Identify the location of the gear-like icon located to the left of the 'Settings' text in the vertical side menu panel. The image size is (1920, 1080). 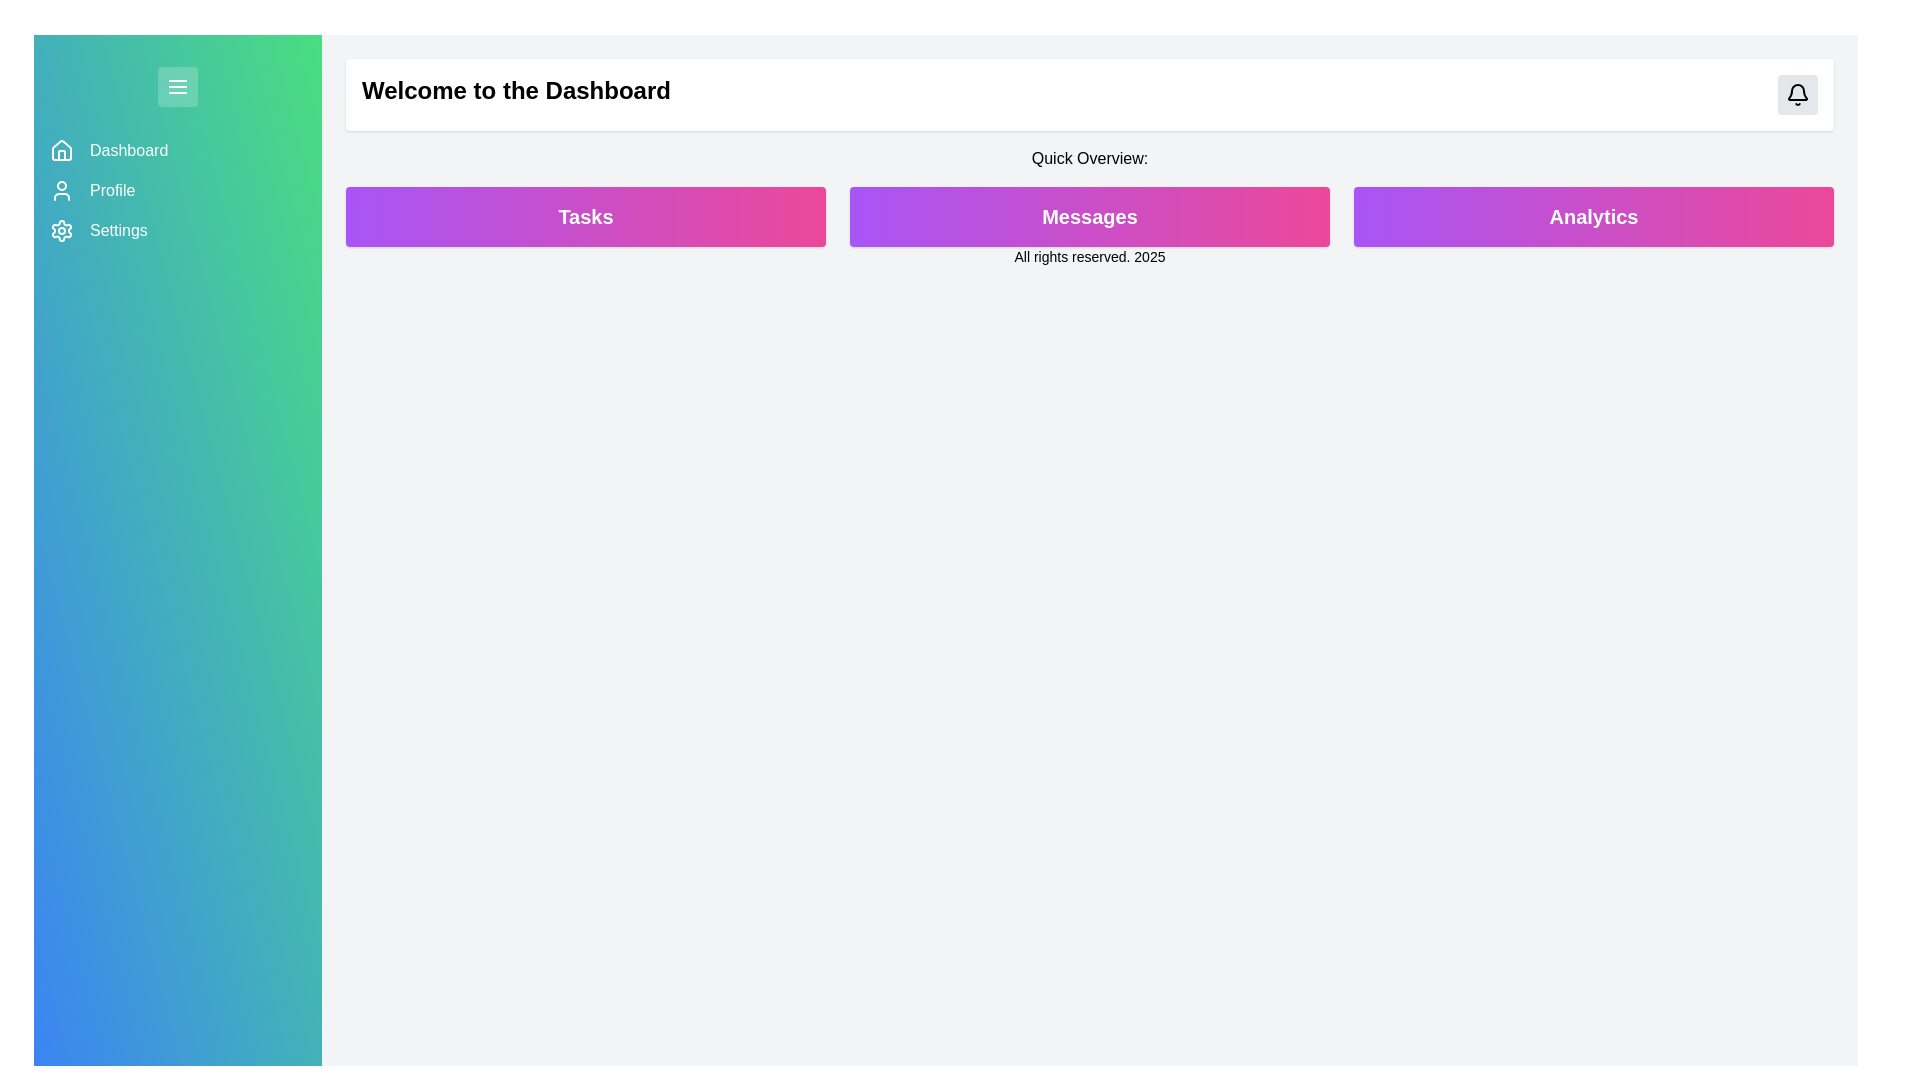
(62, 230).